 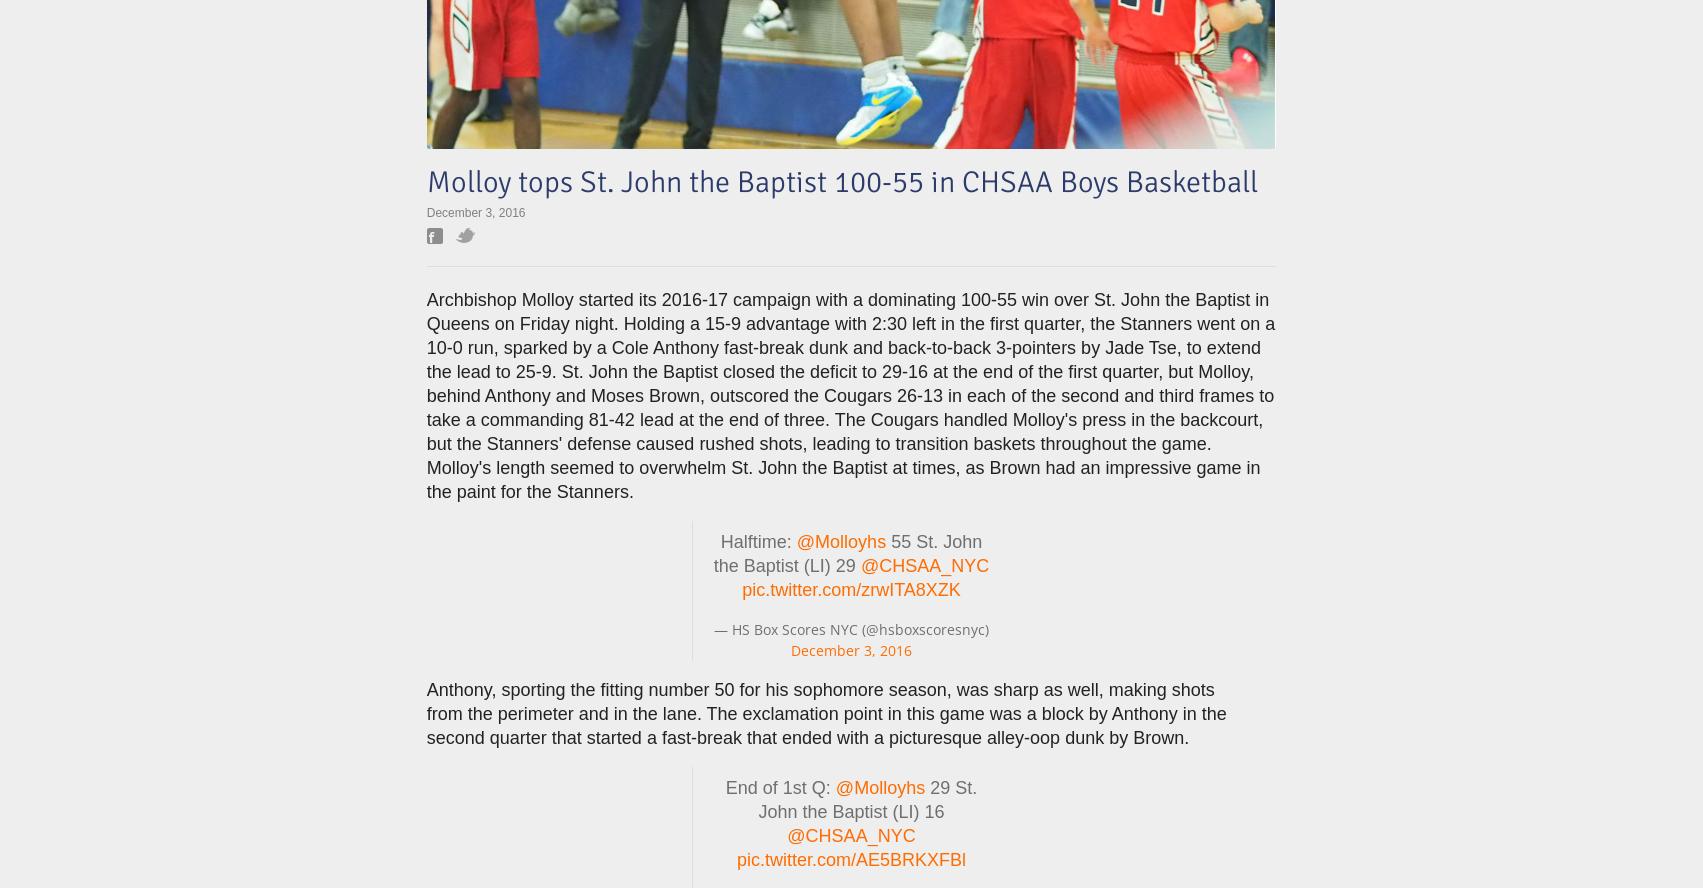 What do you see at coordinates (850, 859) in the screenshot?
I see `'pic.twitter.com/AE5BRKXFBl'` at bounding box center [850, 859].